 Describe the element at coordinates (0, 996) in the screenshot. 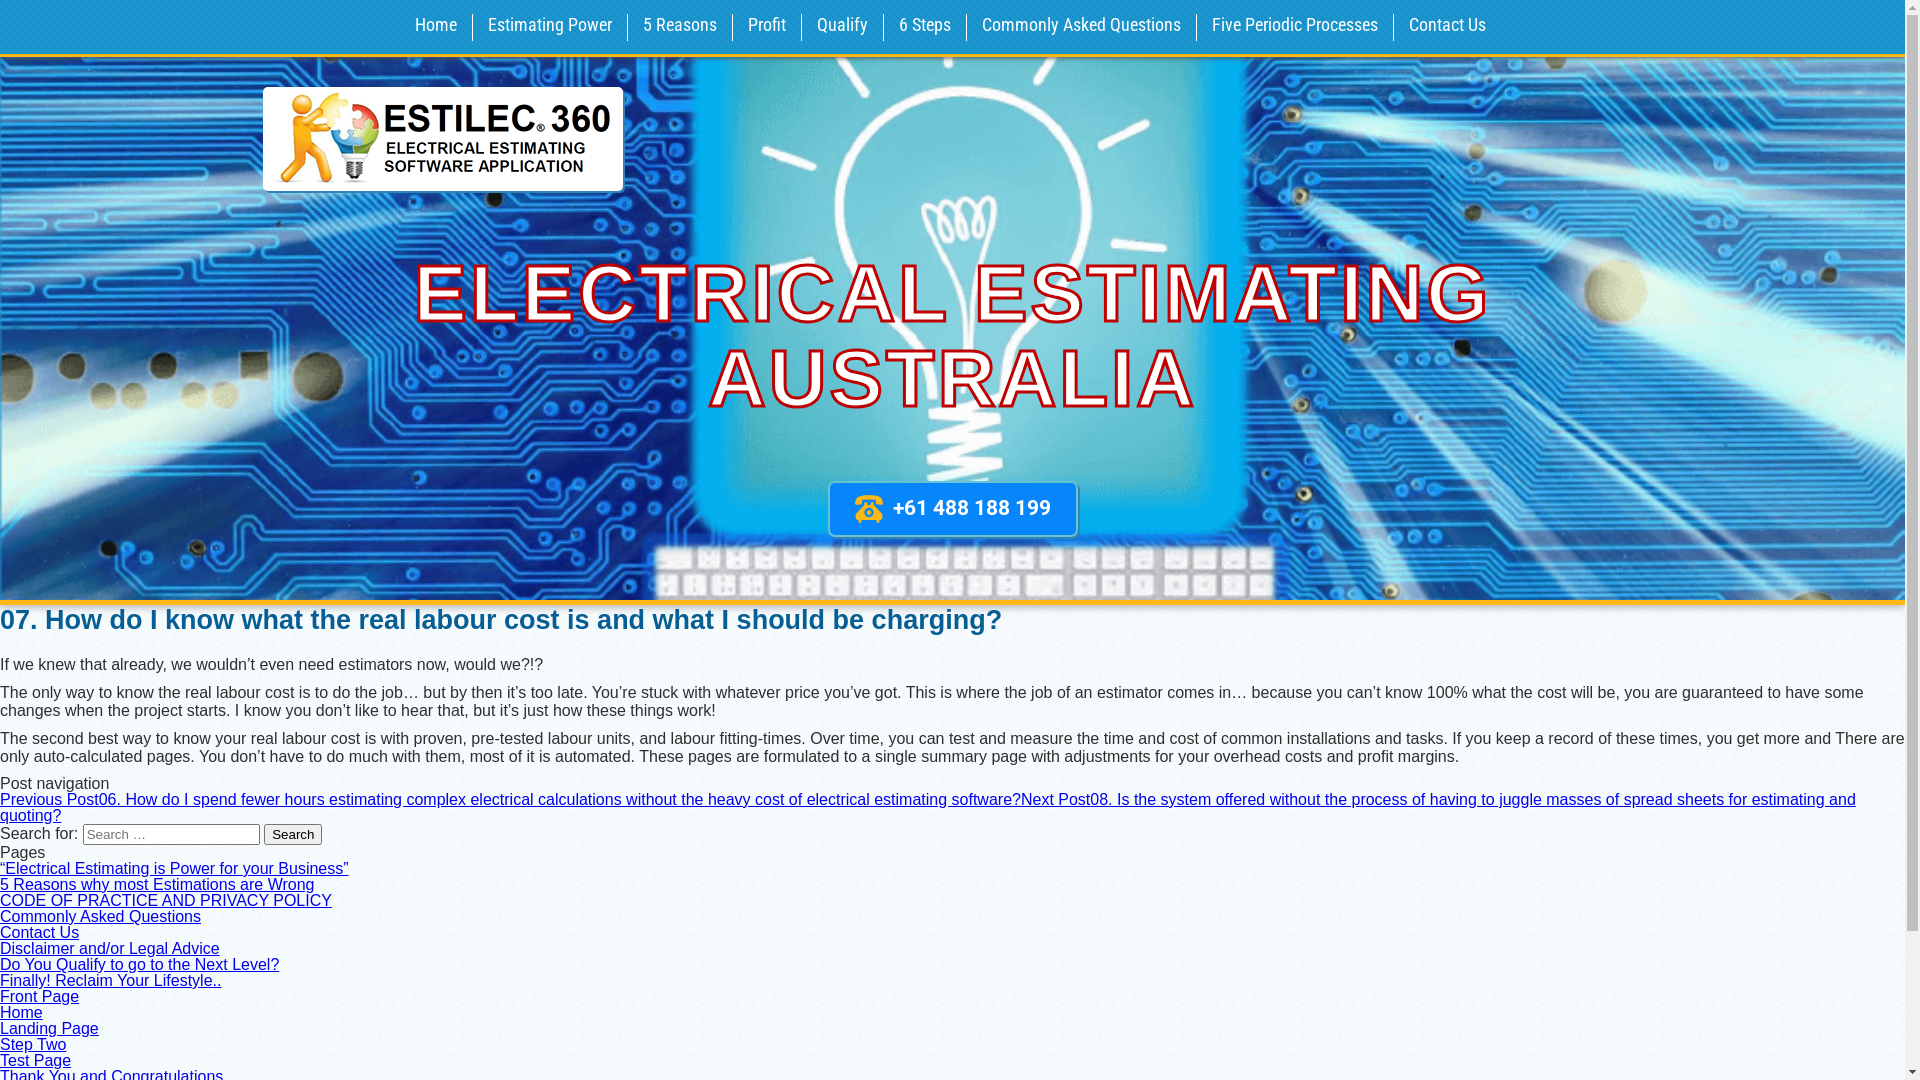

I see `'Front Page'` at that location.